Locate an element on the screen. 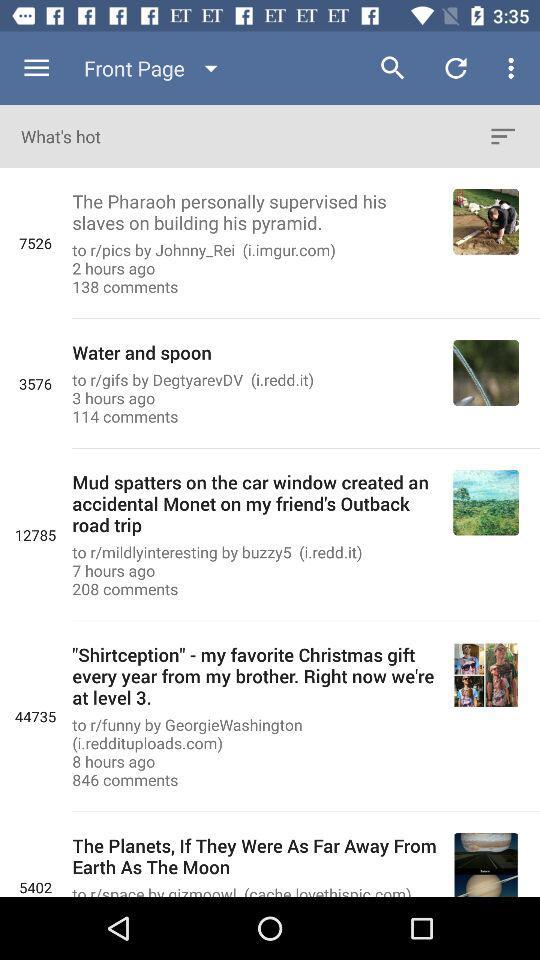 Image resolution: width=540 pixels, height=960 pixels. icon above the what's hot item is located at coordinates (154, 68).